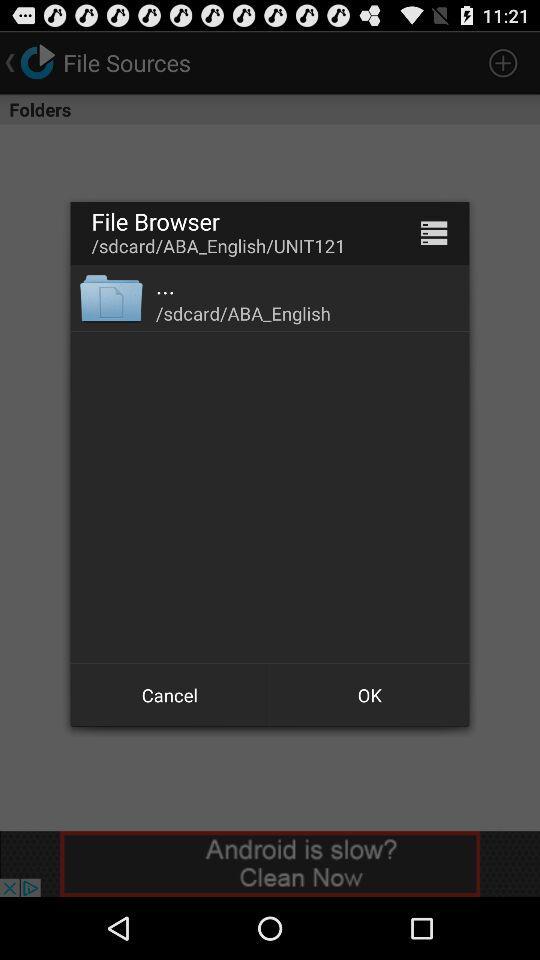 The image size is (540, 960). Describe the element at coordinates (433, 233) in the screenshot. I see `item at the top right corner` at that location.